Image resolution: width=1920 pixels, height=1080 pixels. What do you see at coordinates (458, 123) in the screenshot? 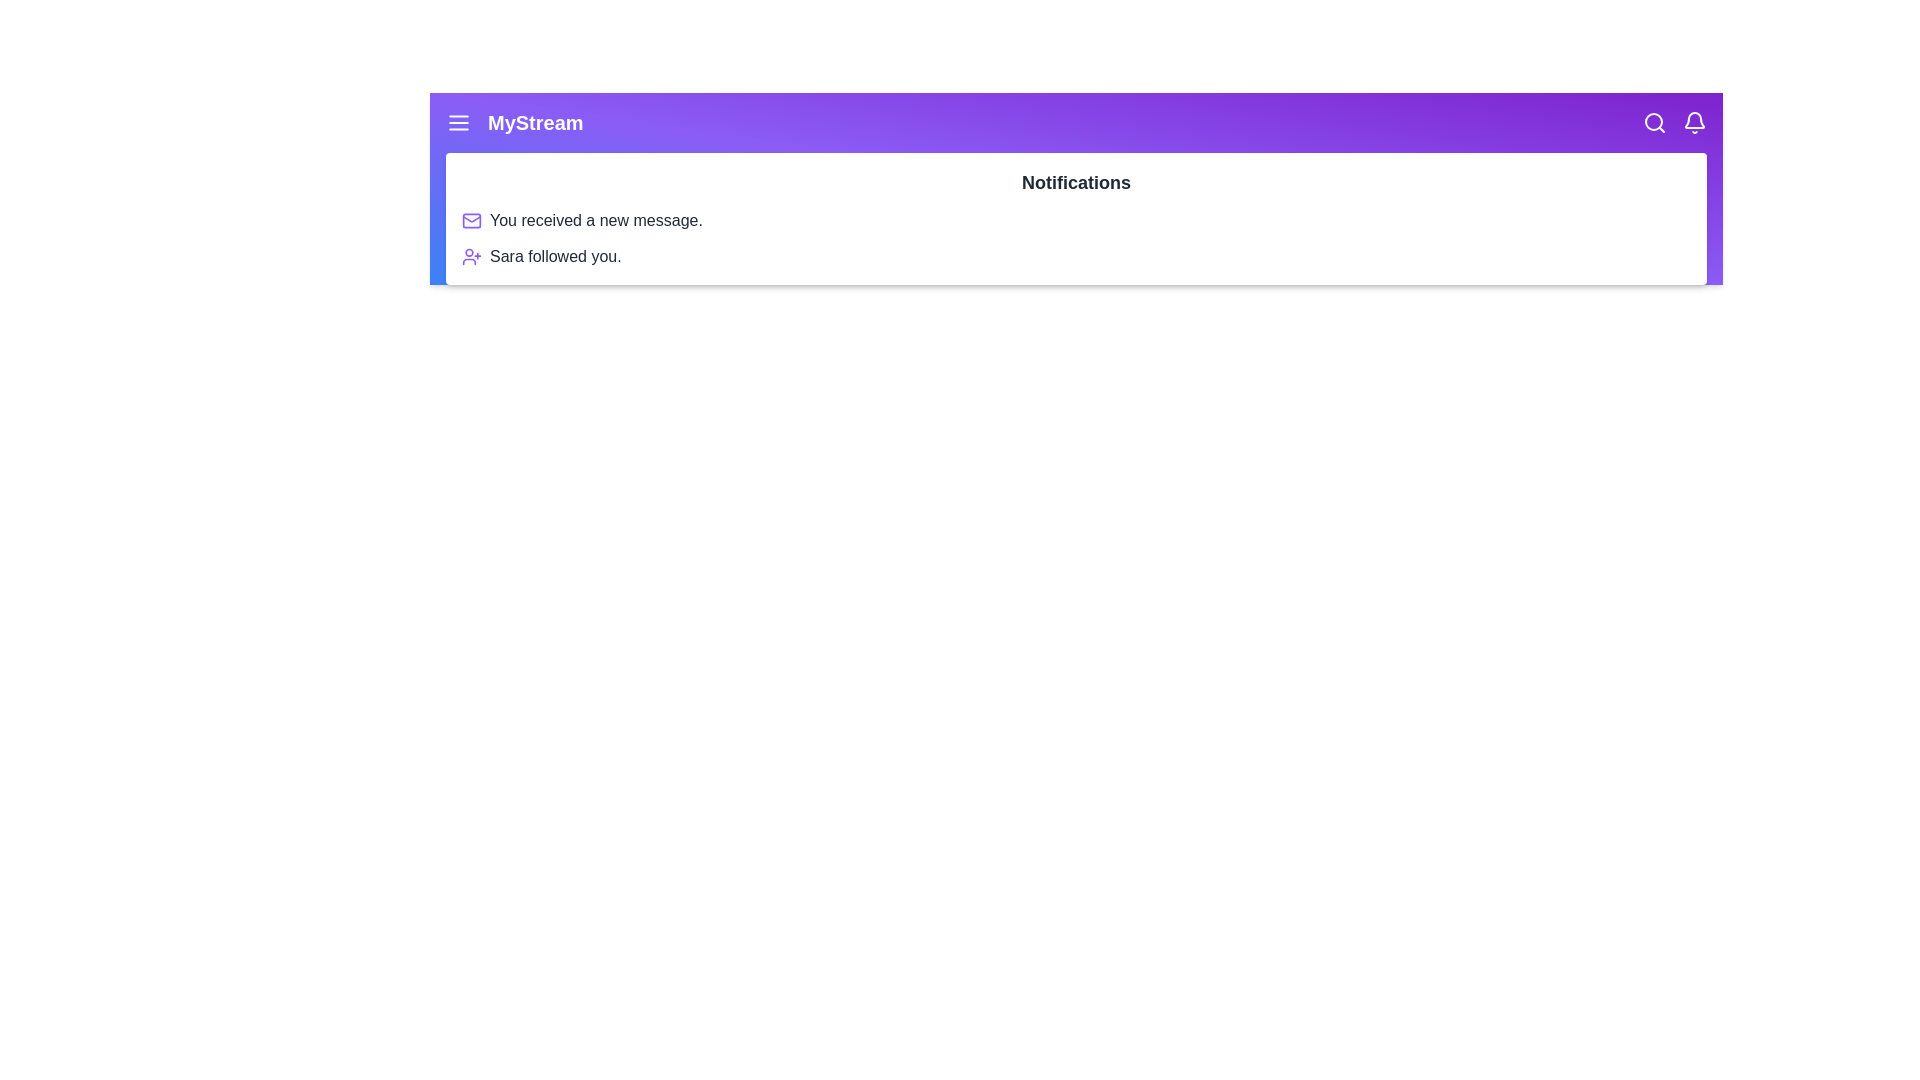
I see `the menu icon to explore its hover effect` at bounding box center [458, 123].